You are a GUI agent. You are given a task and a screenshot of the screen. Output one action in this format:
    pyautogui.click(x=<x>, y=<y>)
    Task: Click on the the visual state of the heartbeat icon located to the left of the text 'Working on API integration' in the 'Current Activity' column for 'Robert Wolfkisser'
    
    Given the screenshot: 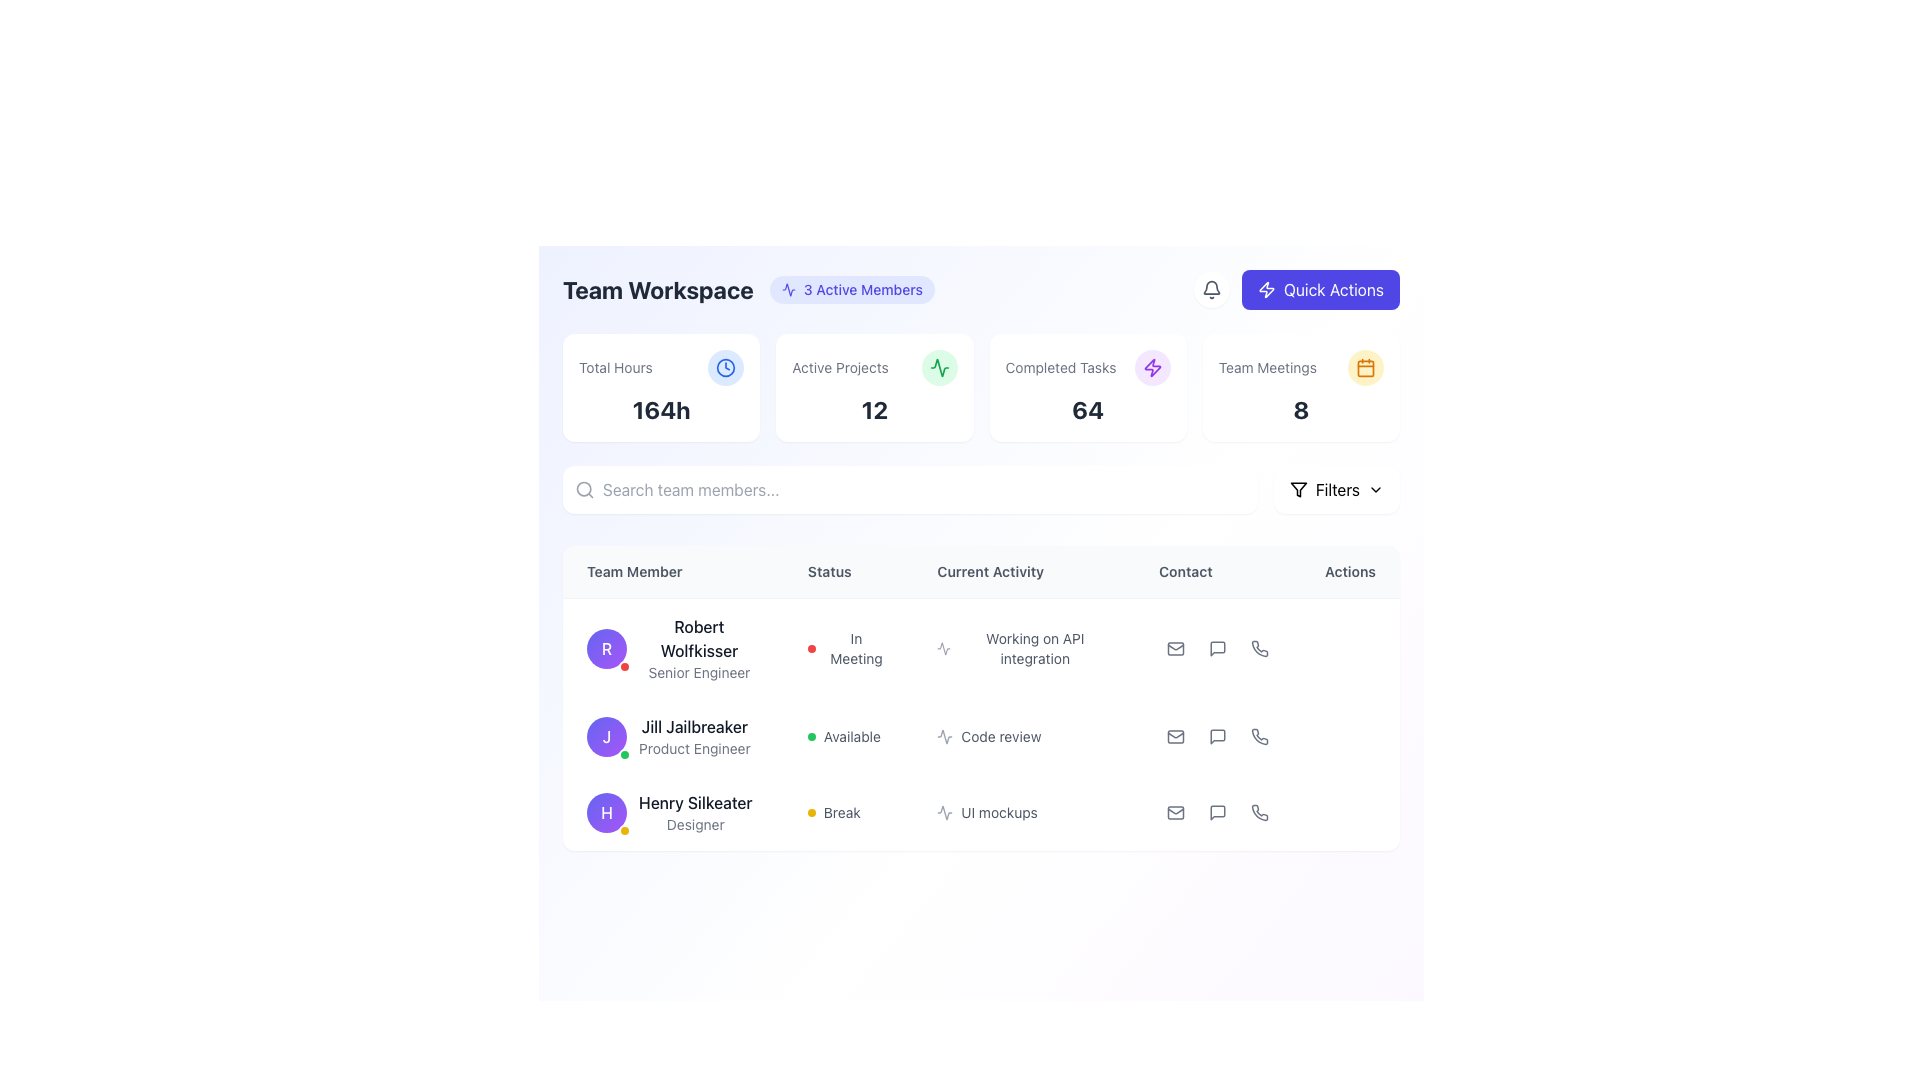 What is the action you would take?
    pyautogui.click(x=943, y=648)
    